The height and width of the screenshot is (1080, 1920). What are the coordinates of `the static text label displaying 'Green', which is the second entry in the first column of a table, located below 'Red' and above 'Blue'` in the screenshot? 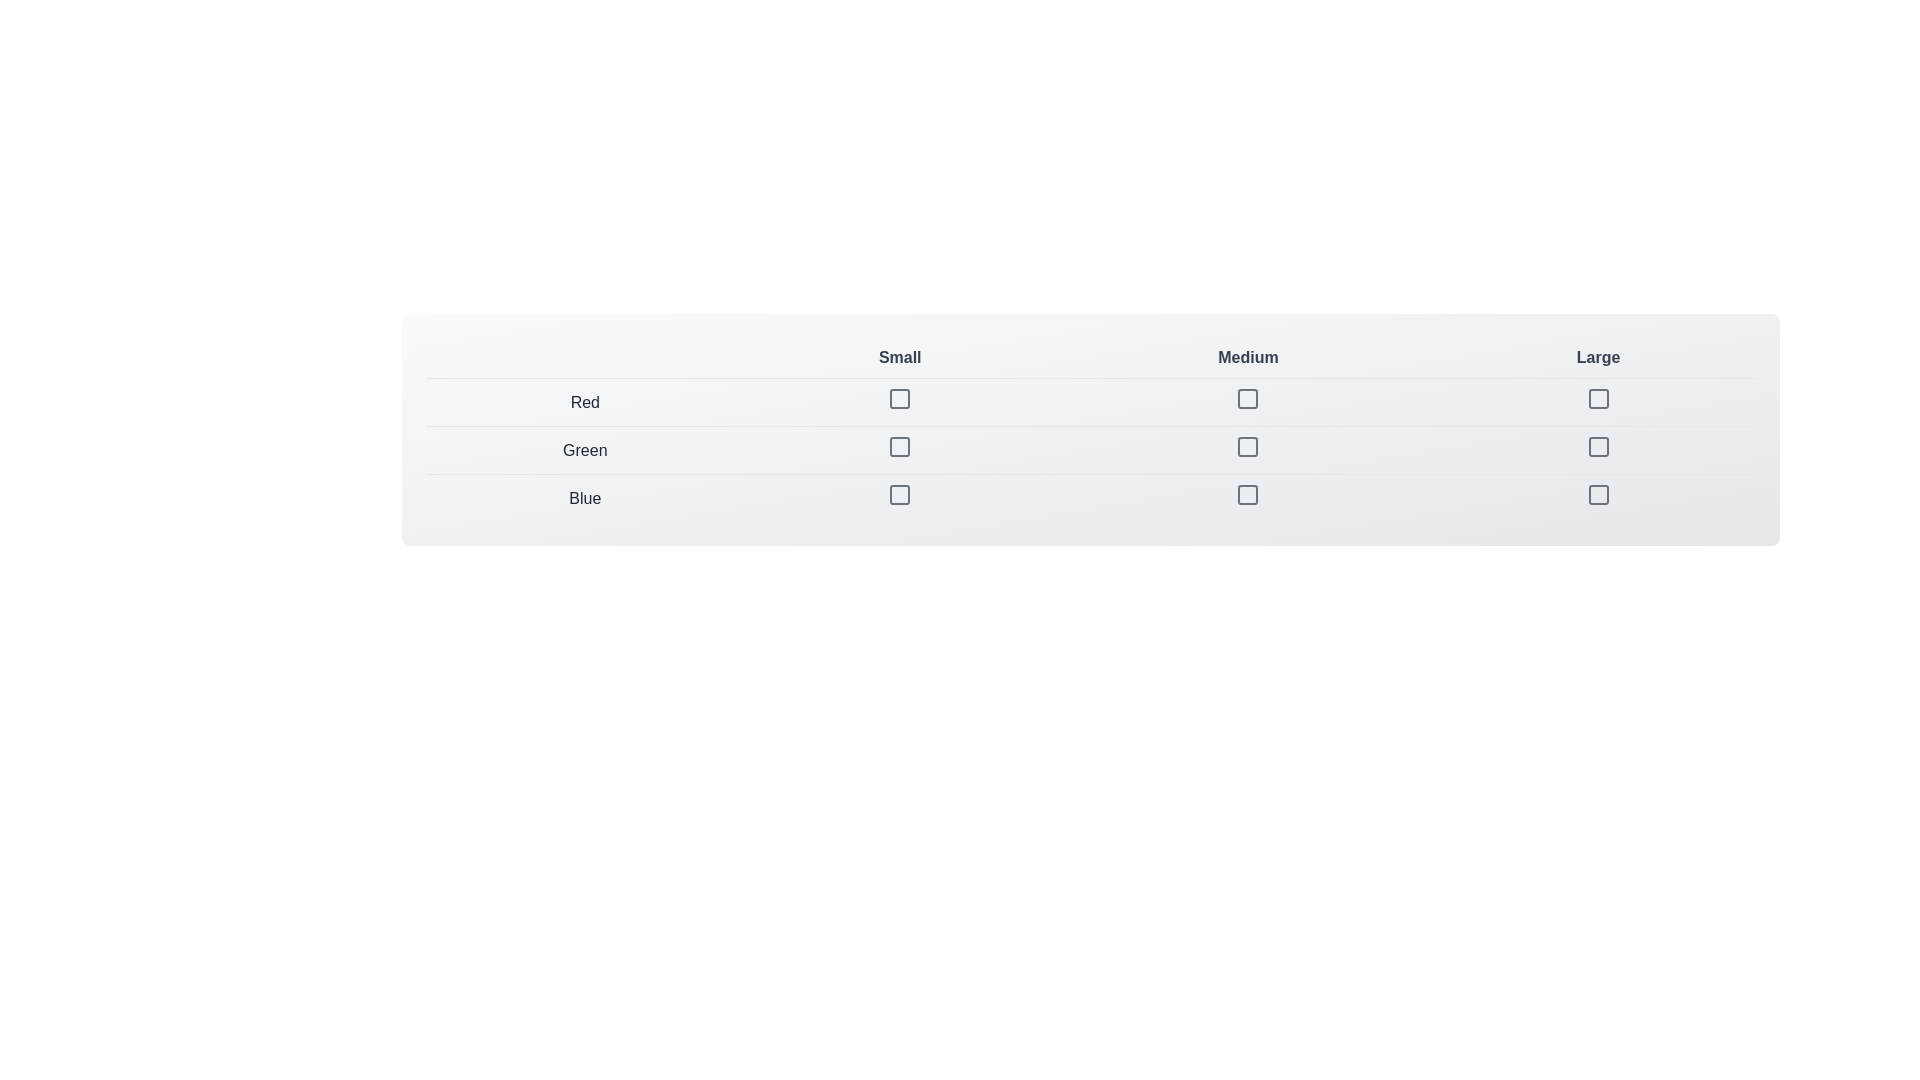 It's located at (584, 450).